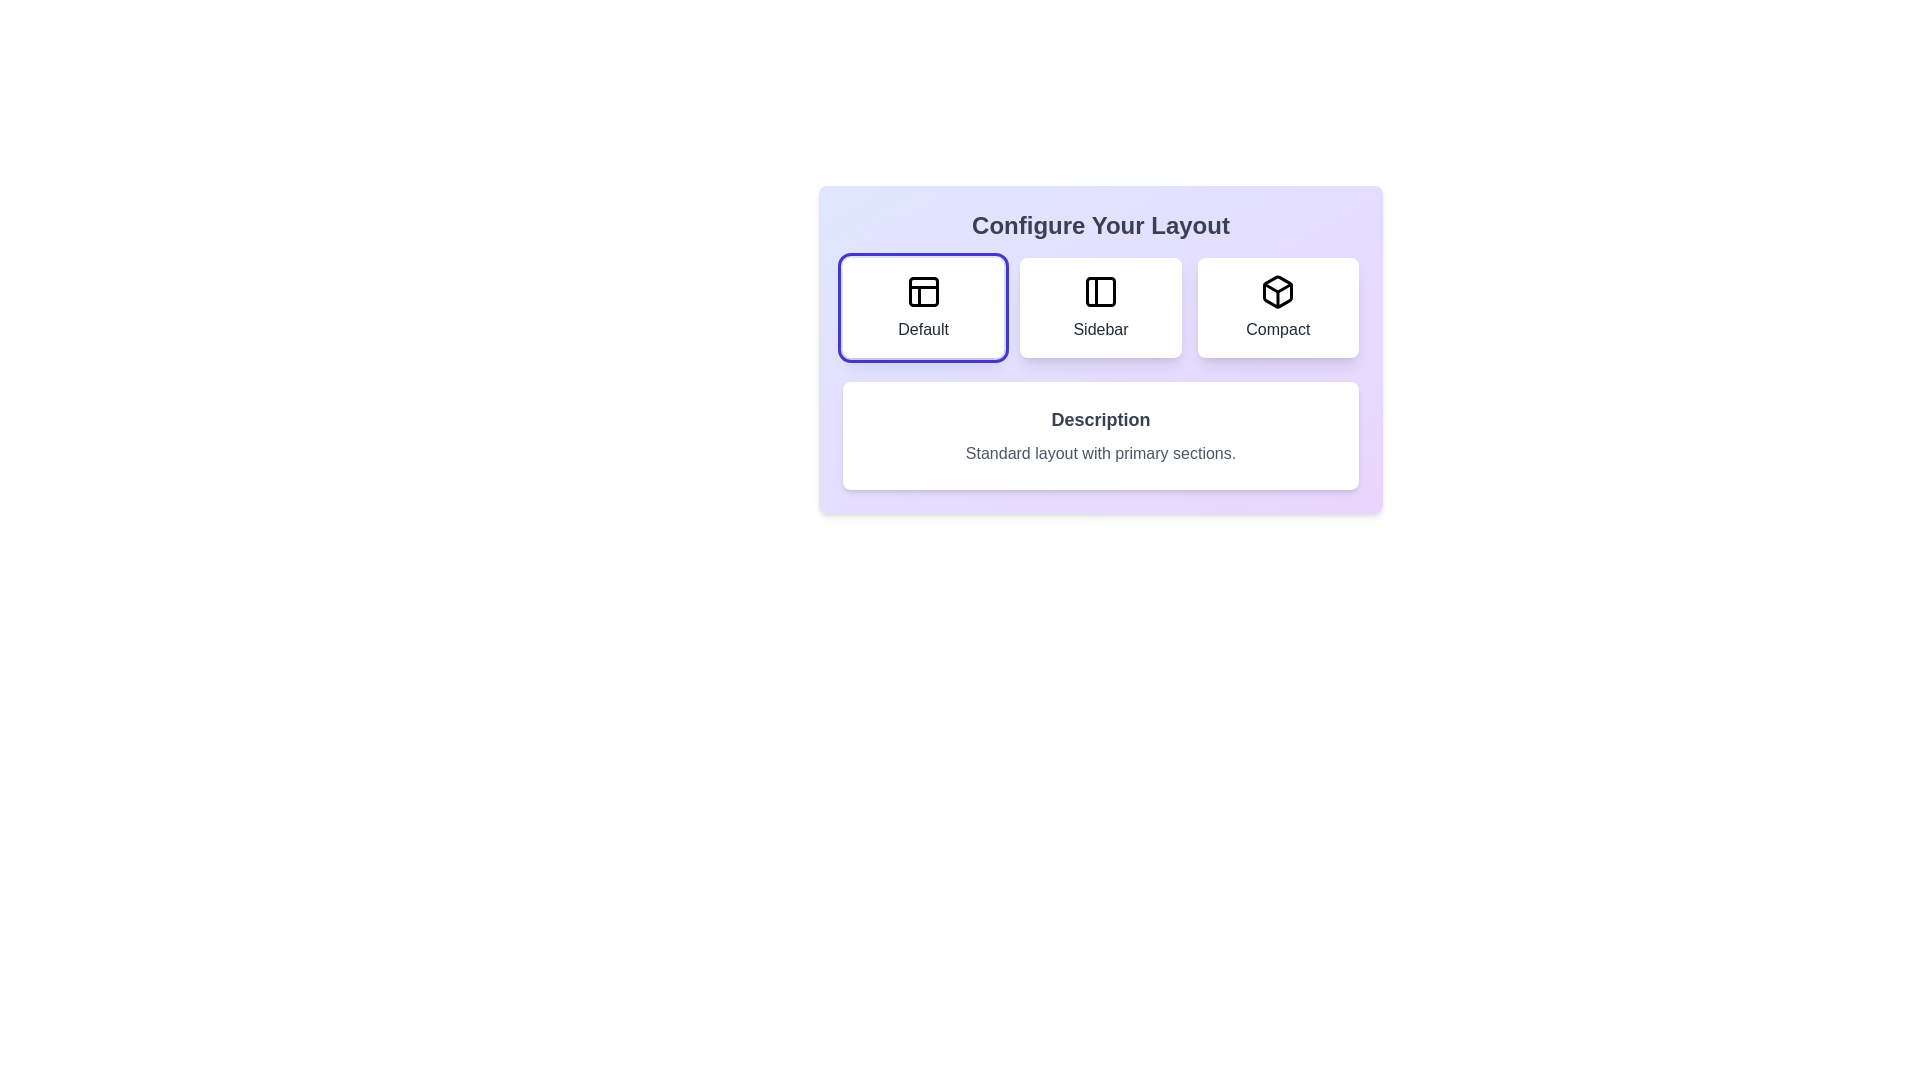  I want to click on the layout by clicking the button labeled Default, so click(922, 308).